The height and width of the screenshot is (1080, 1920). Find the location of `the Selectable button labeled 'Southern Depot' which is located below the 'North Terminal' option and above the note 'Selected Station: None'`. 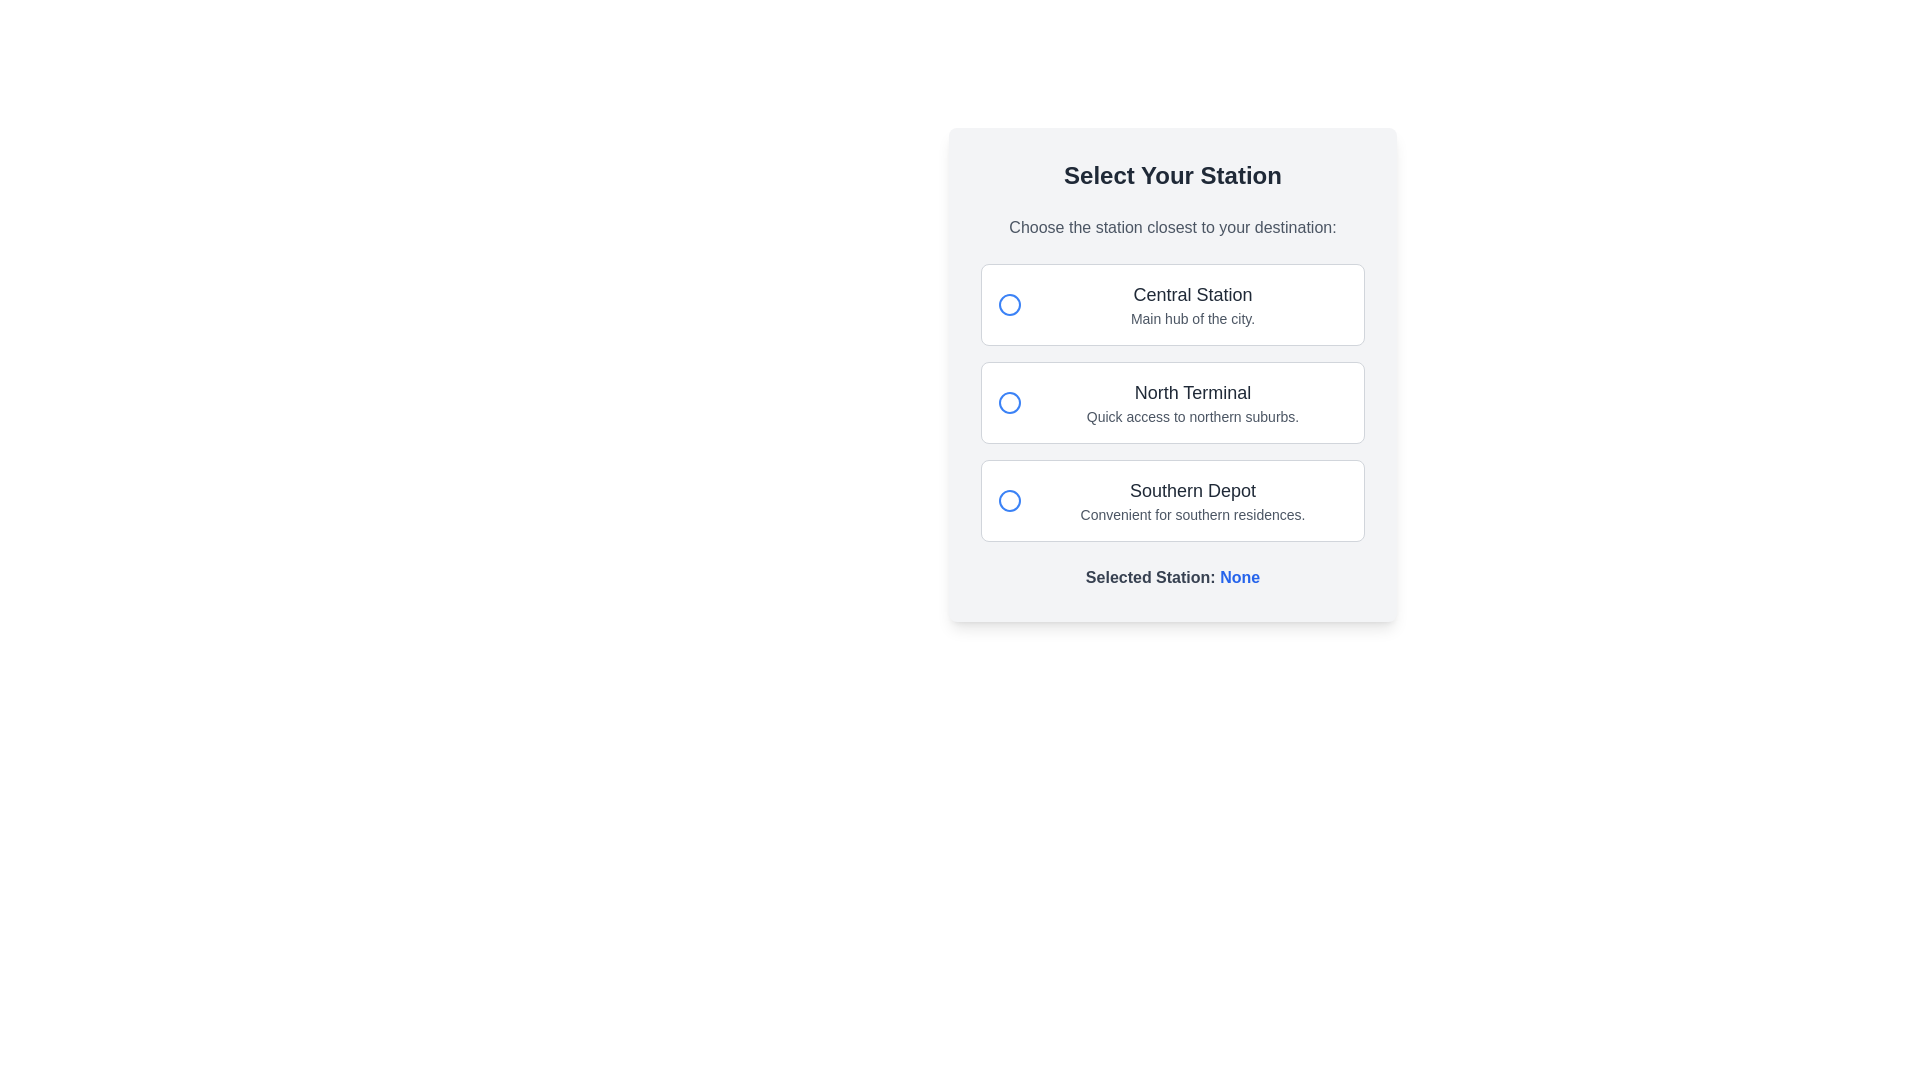

the Selectable button labeled 'Southern Depot' which is located below the 'North Terminal' option and above the note 'Selected Station: None' is located at coordinates (1172, 500).